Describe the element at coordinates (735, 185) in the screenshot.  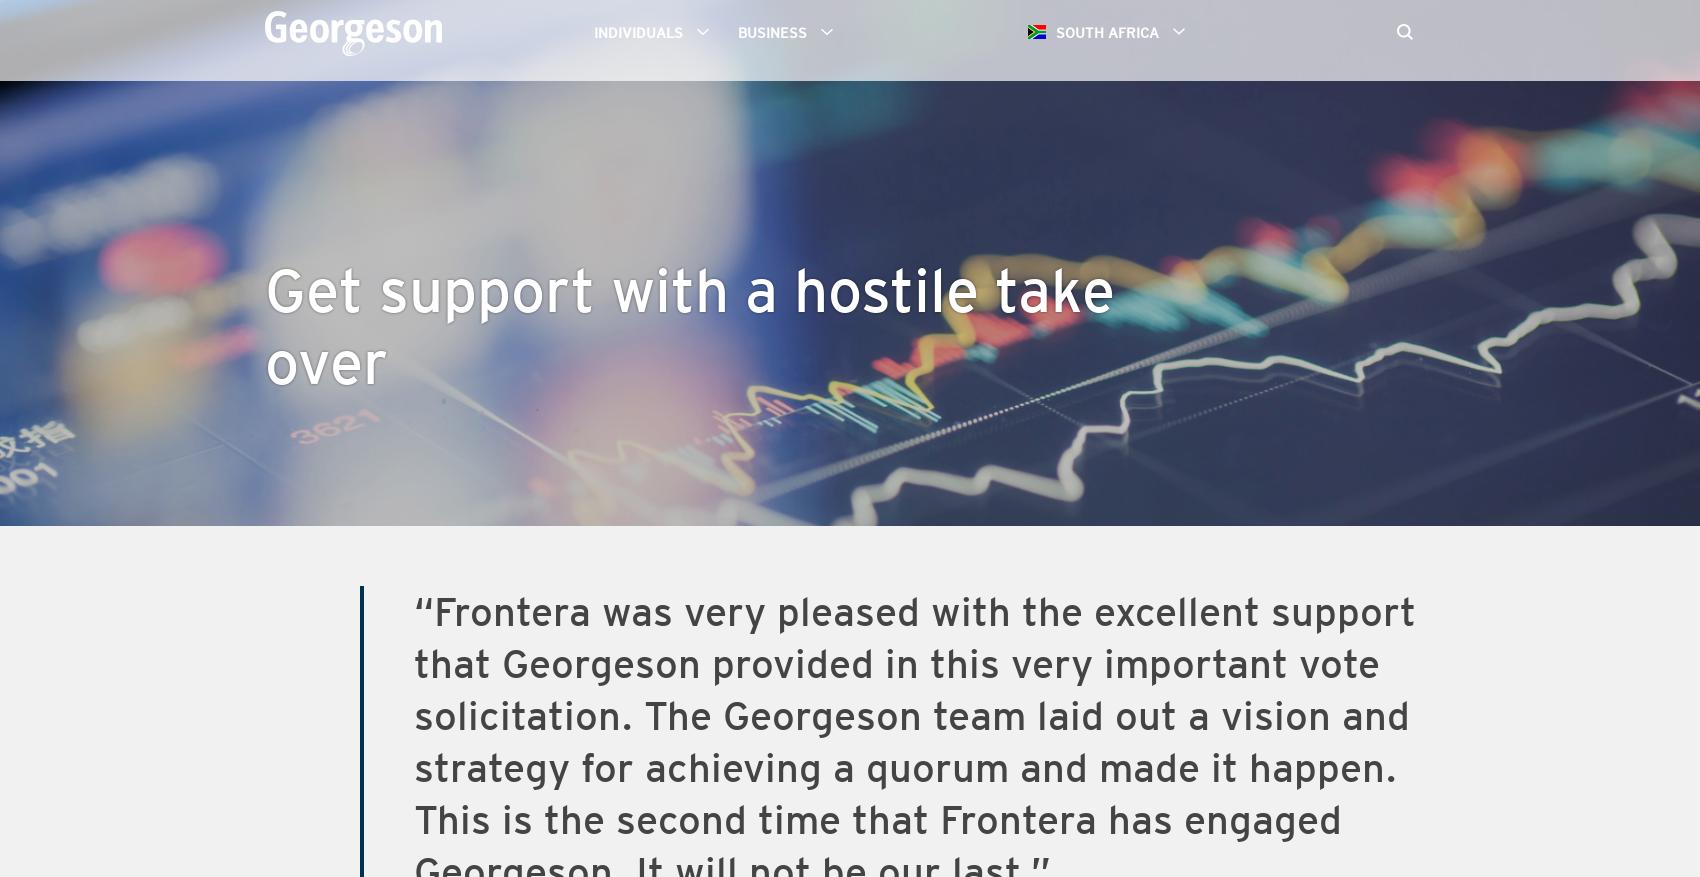
I see `'I am interested in a career at Georgeson'` at that location.